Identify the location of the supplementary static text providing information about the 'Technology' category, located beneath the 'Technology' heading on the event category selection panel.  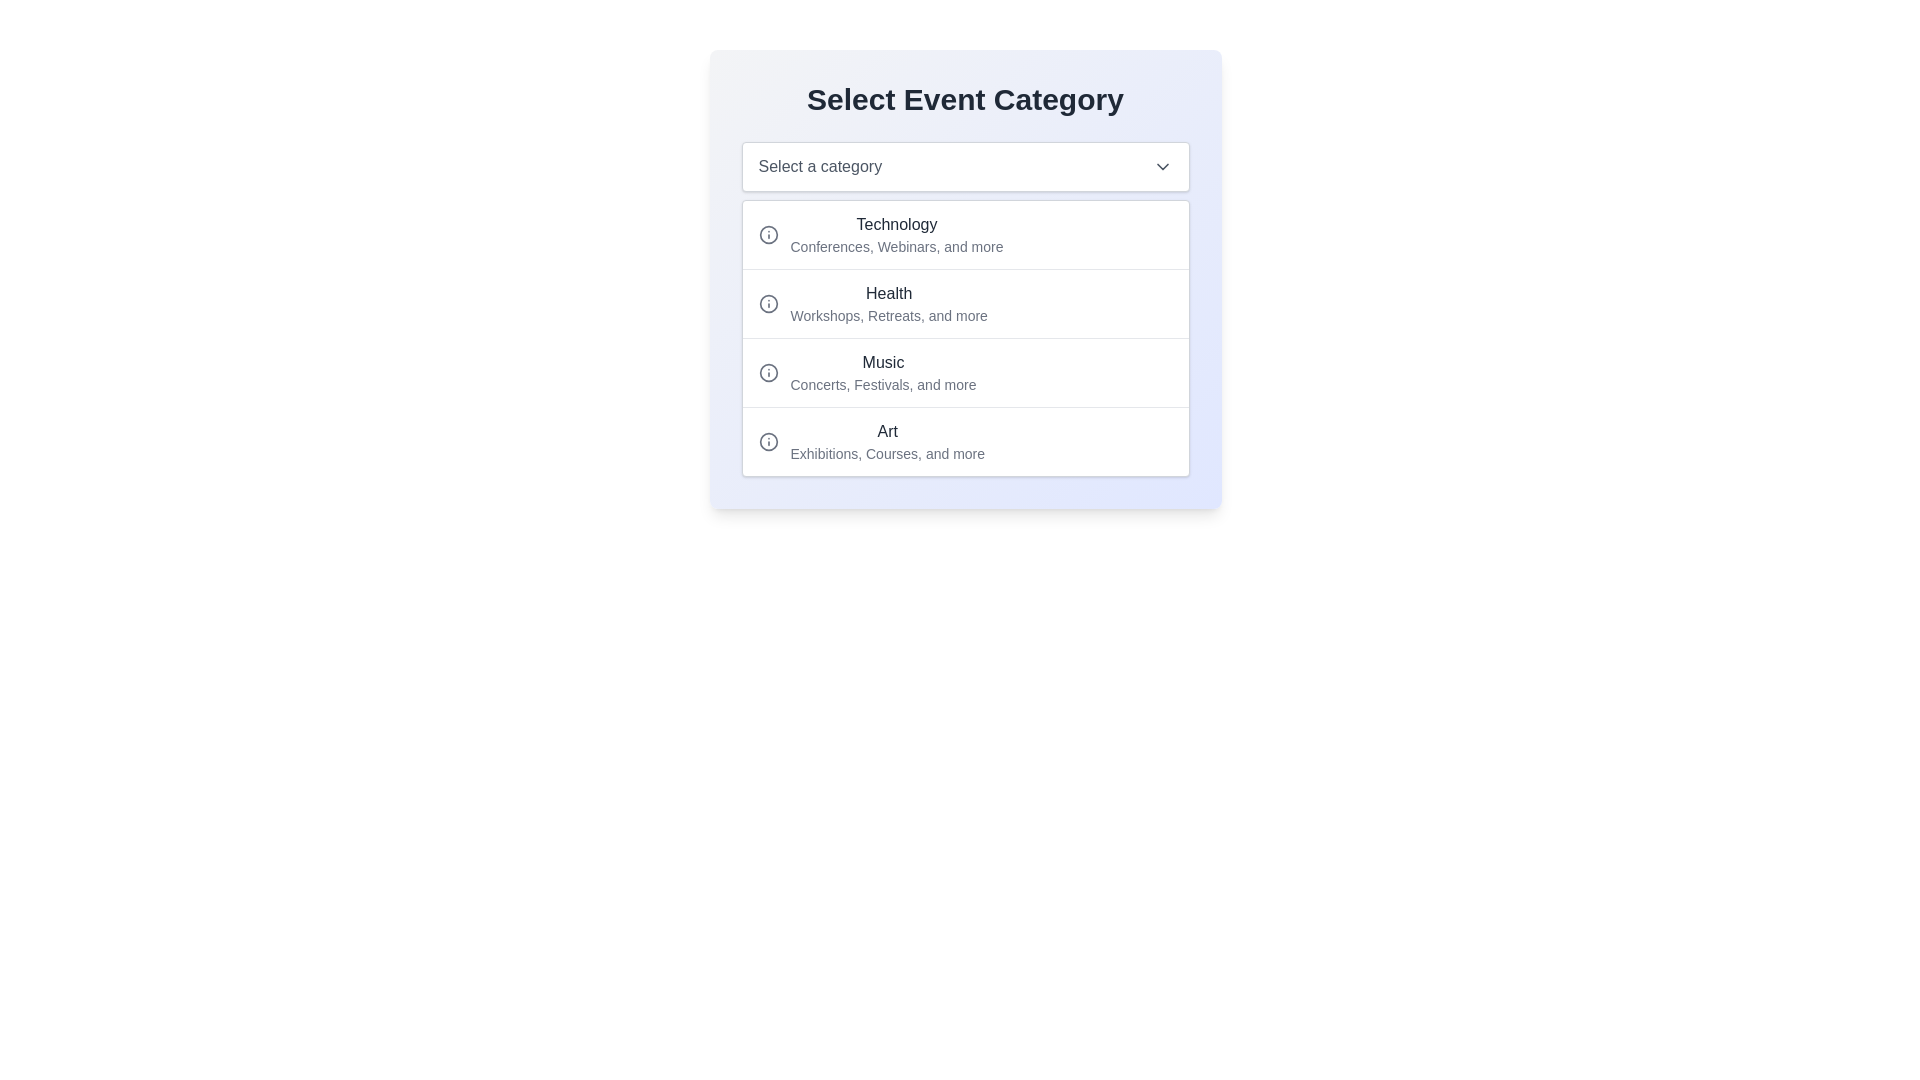
(896, 245).